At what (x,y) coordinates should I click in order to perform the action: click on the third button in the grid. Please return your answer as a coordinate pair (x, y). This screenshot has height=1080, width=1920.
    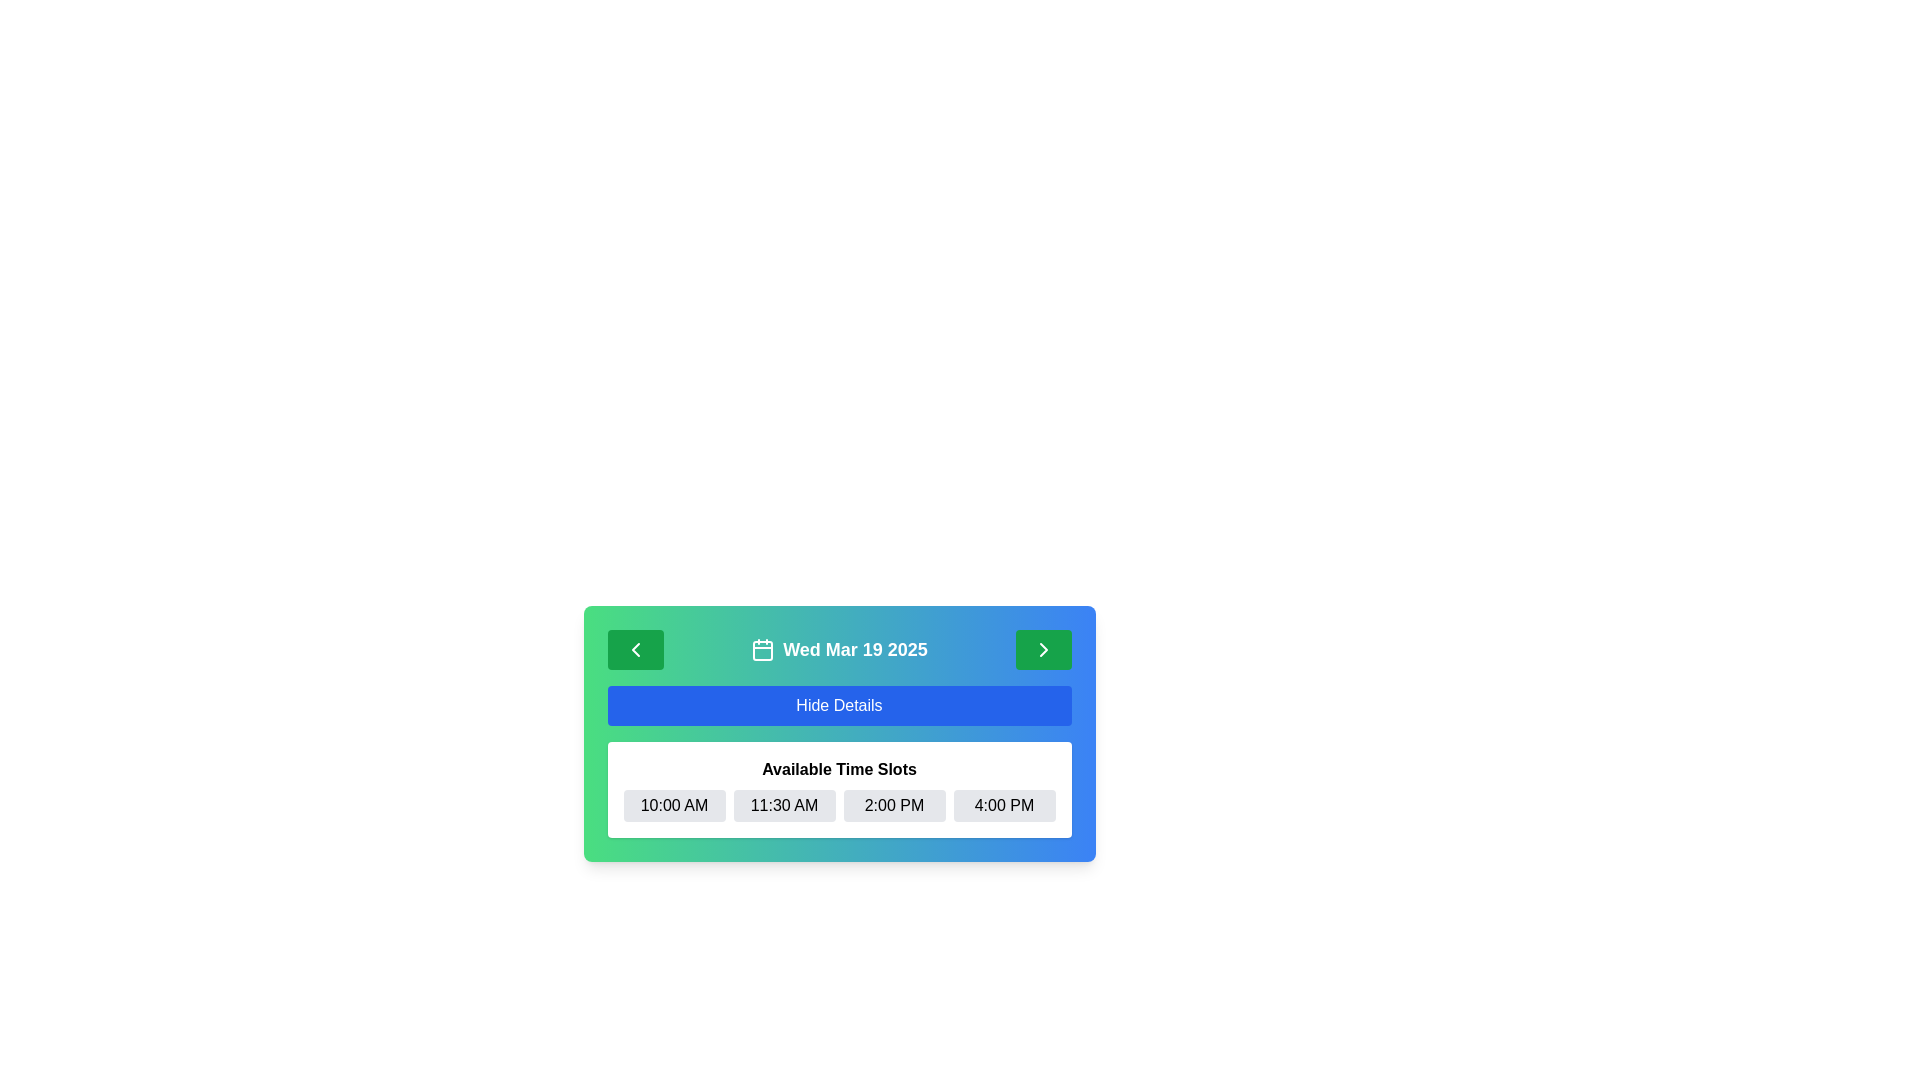
    Looking at the image, I should click on (893, 805).